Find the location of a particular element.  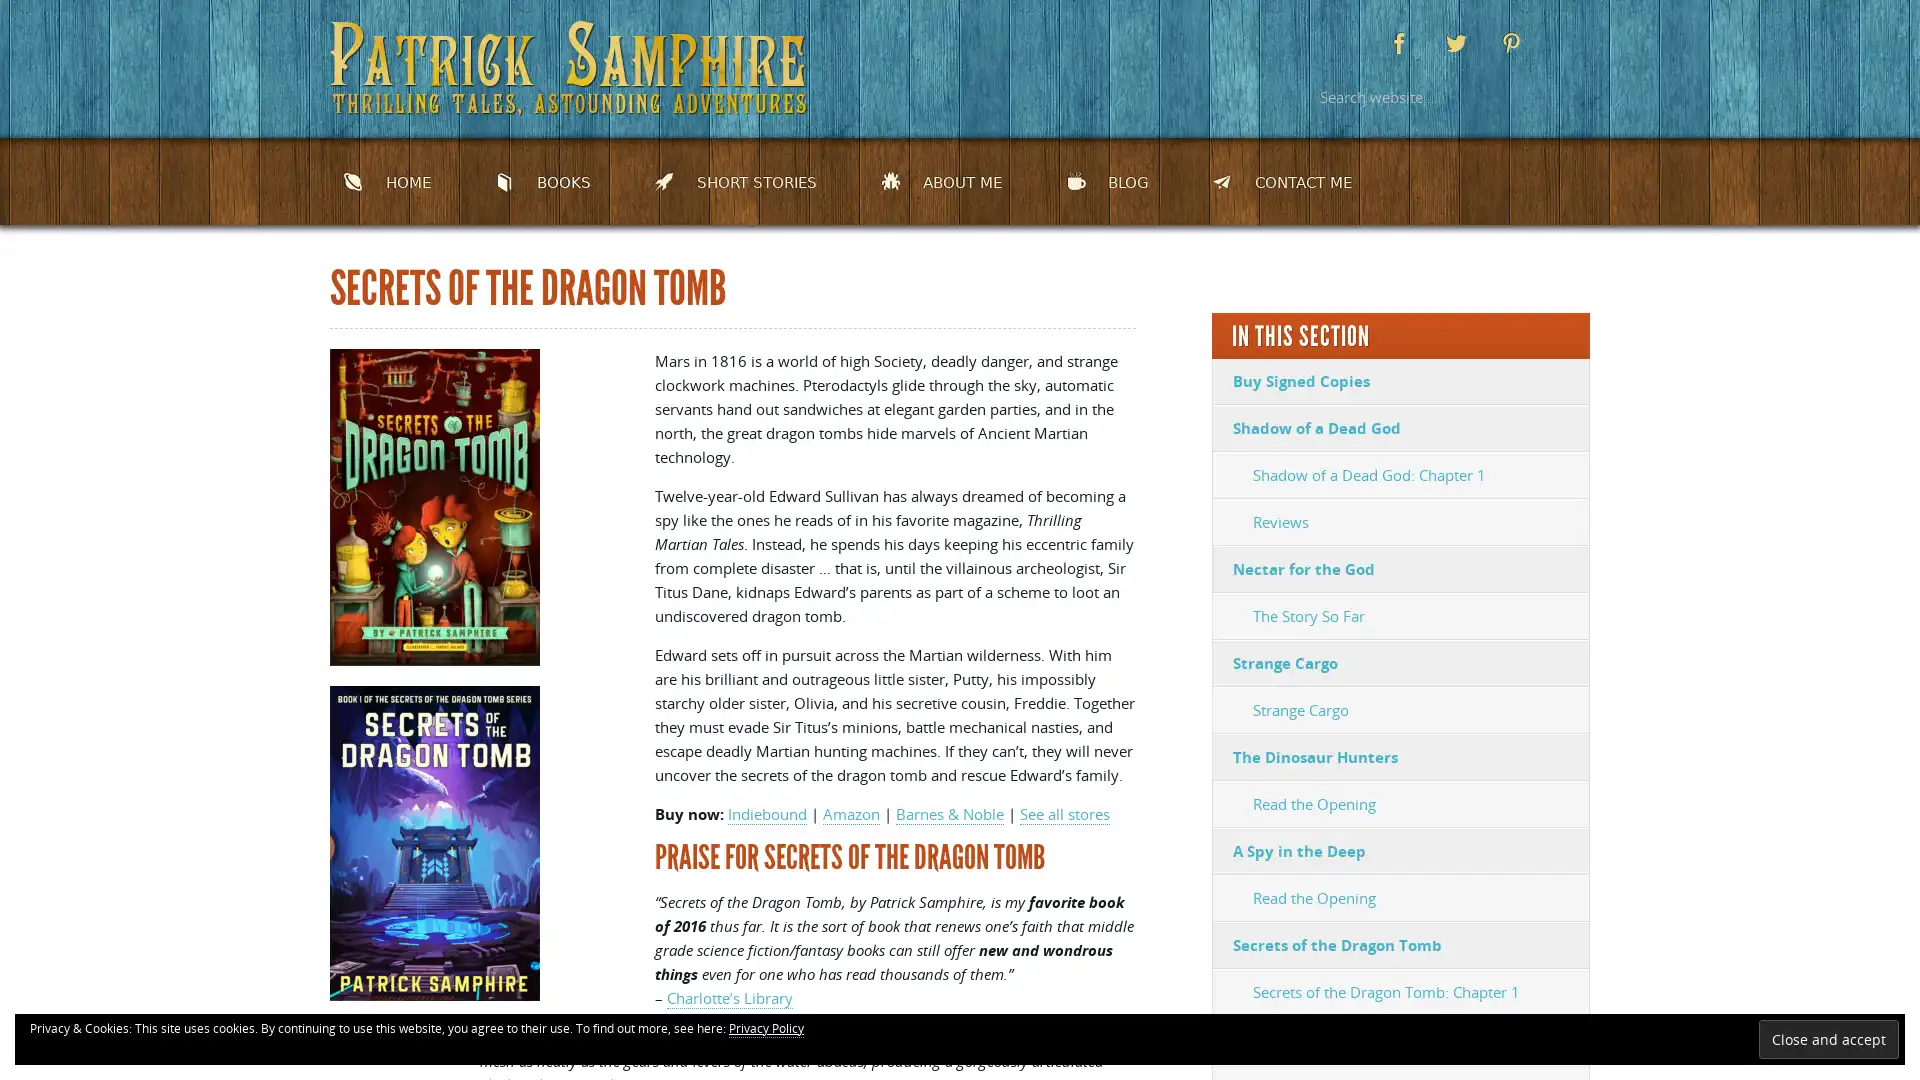

Close and accept is located at coordinates (1828, 1038).